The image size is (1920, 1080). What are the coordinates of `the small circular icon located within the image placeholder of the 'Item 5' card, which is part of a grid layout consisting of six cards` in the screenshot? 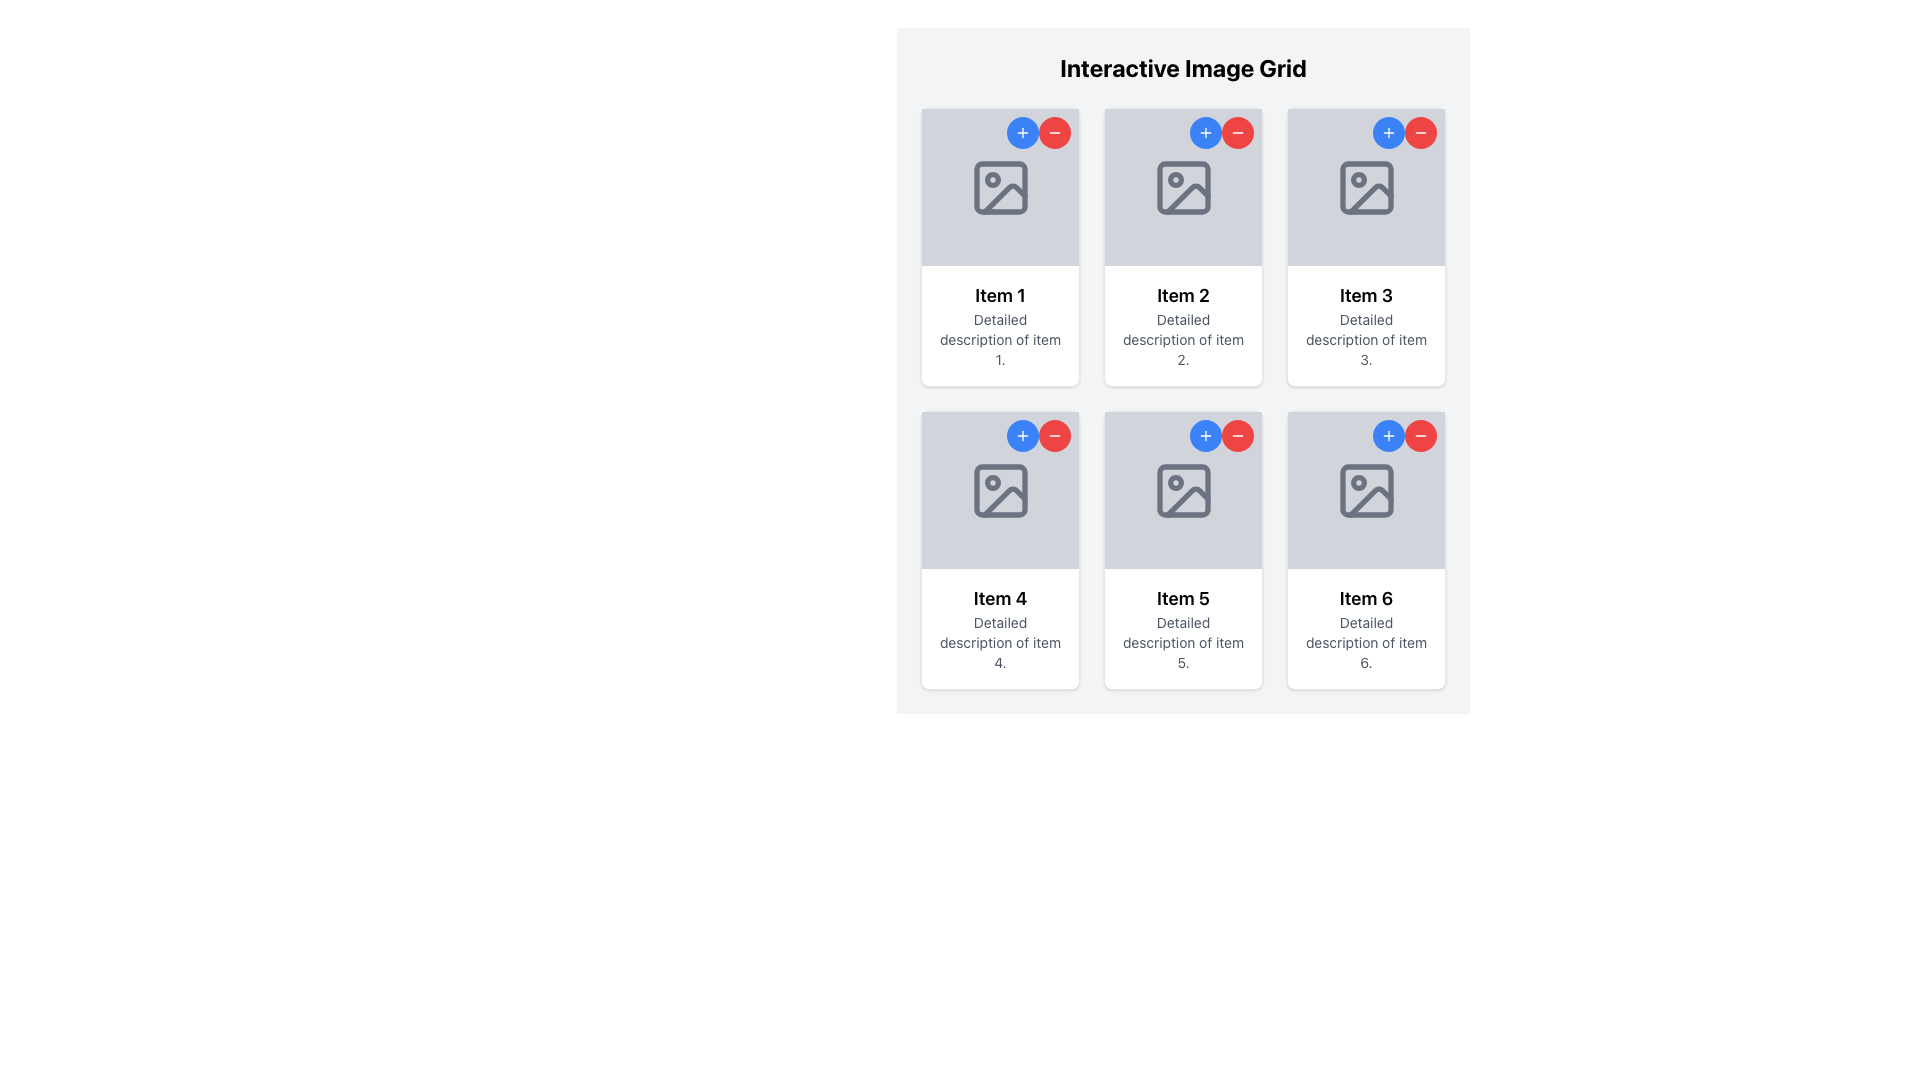 It's located at (1175, 482).